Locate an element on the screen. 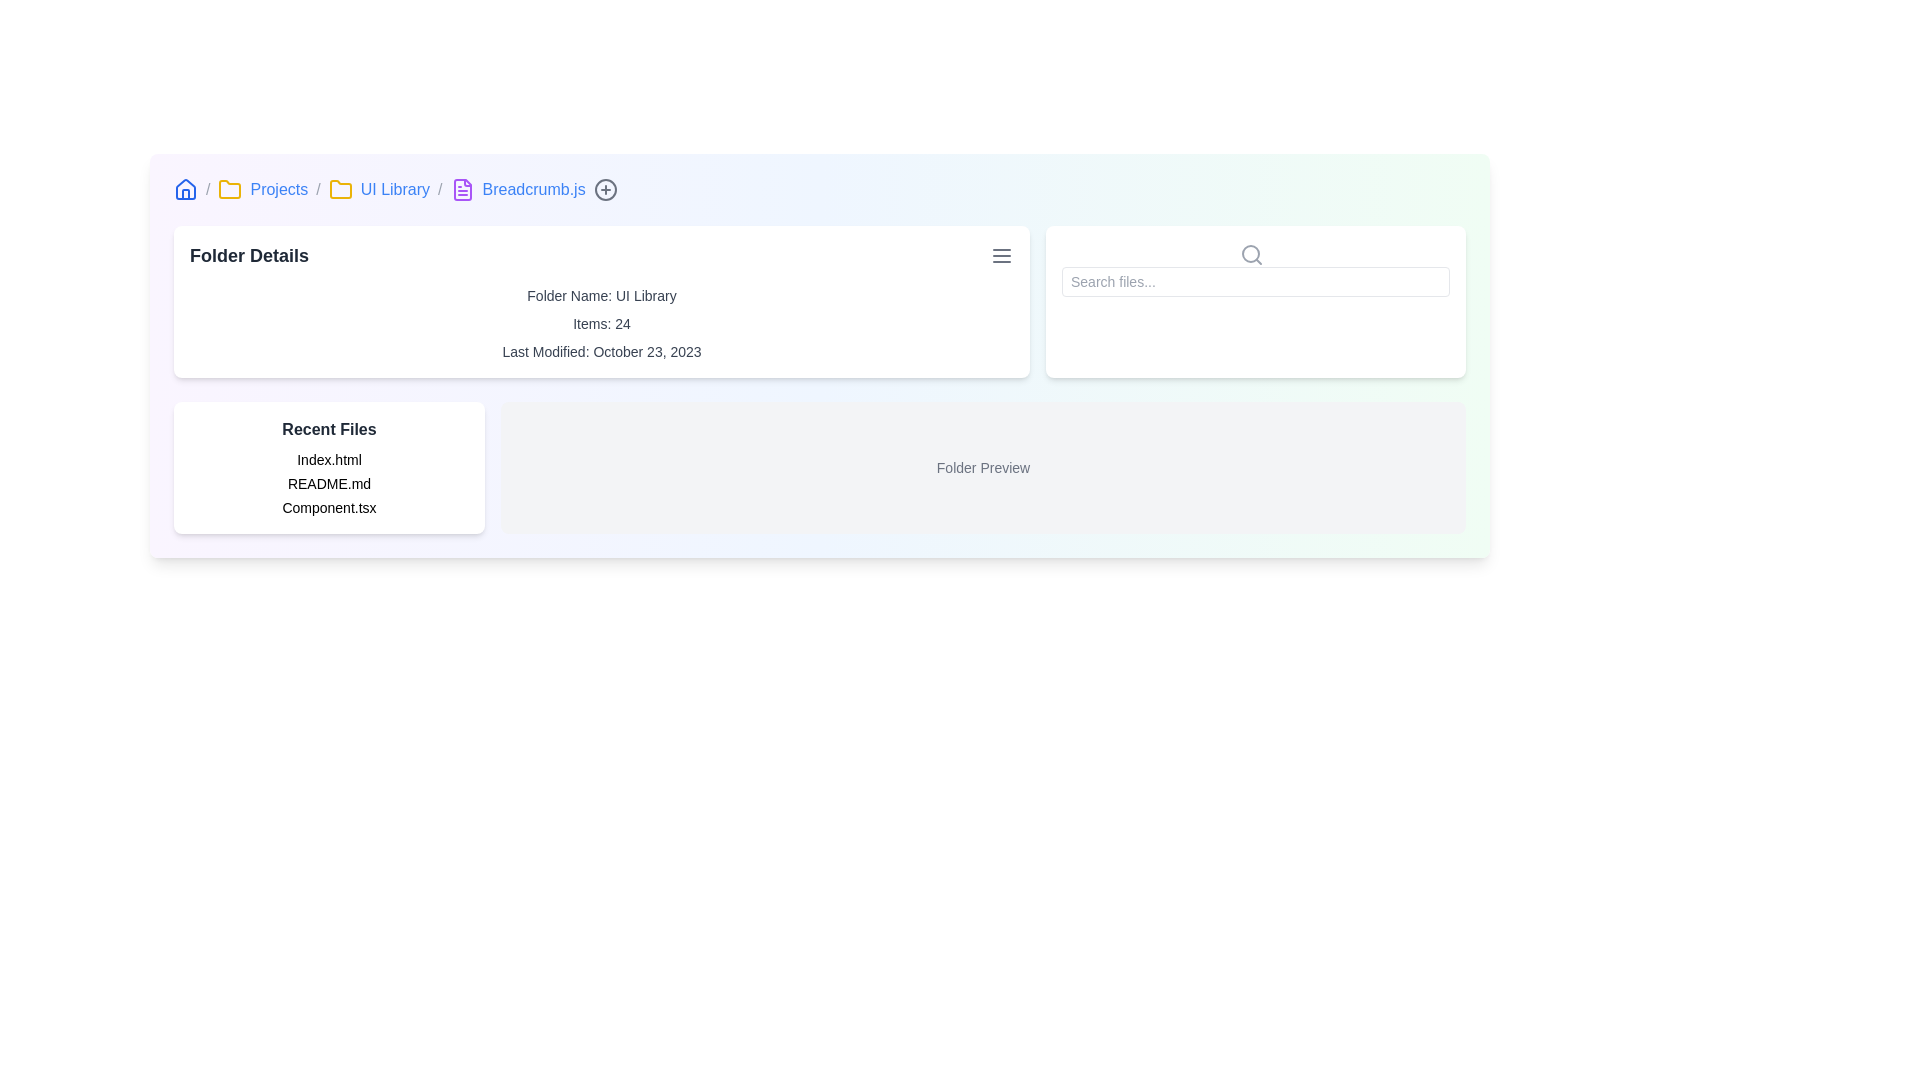 This screenshot has width=1920, height=1080. the text label displaying 'Index.html' in the 'Recent Files' section is located at coordinates (329, 459).